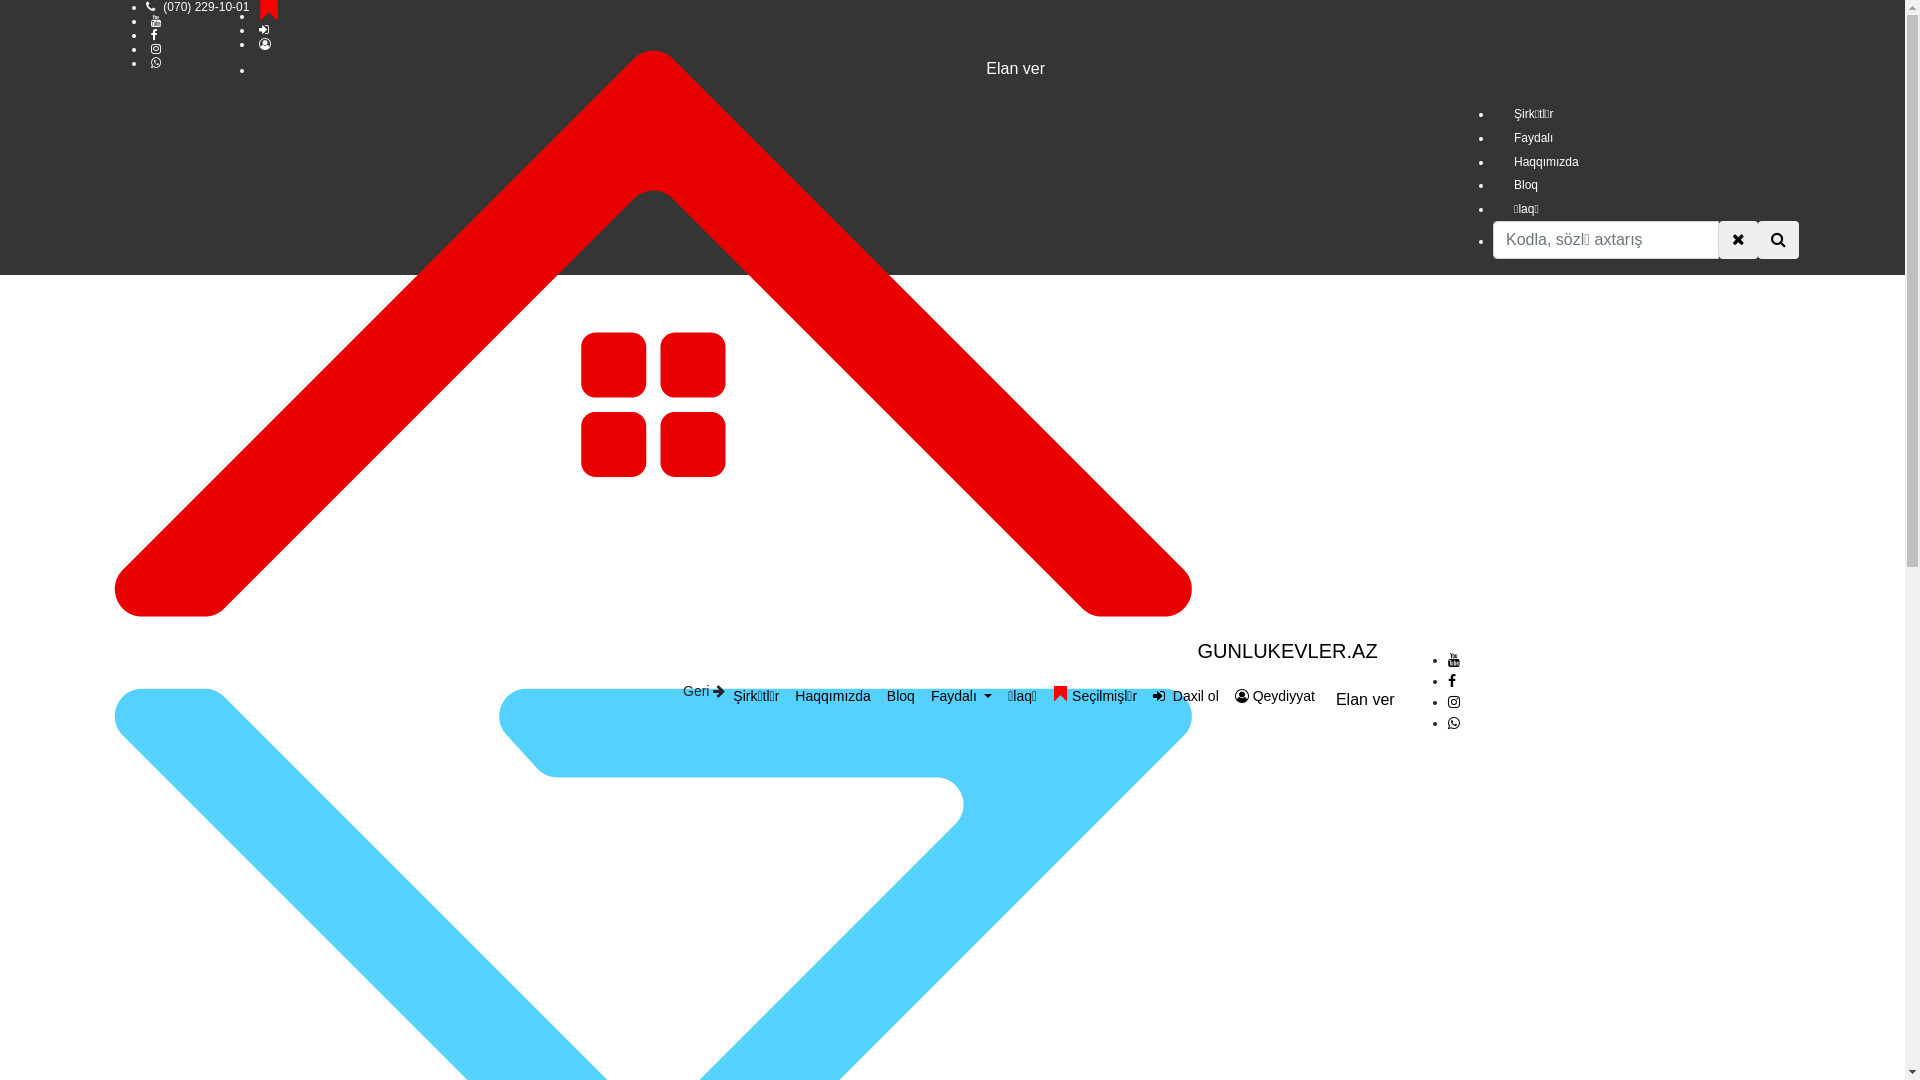 Image resolution: width=1920 pixels, height=1080 pixels. What do you see at coordinates (1226, 695) in the screenshot?
I see `' Qeydiyyat'` at bounding box center [1226, 695].